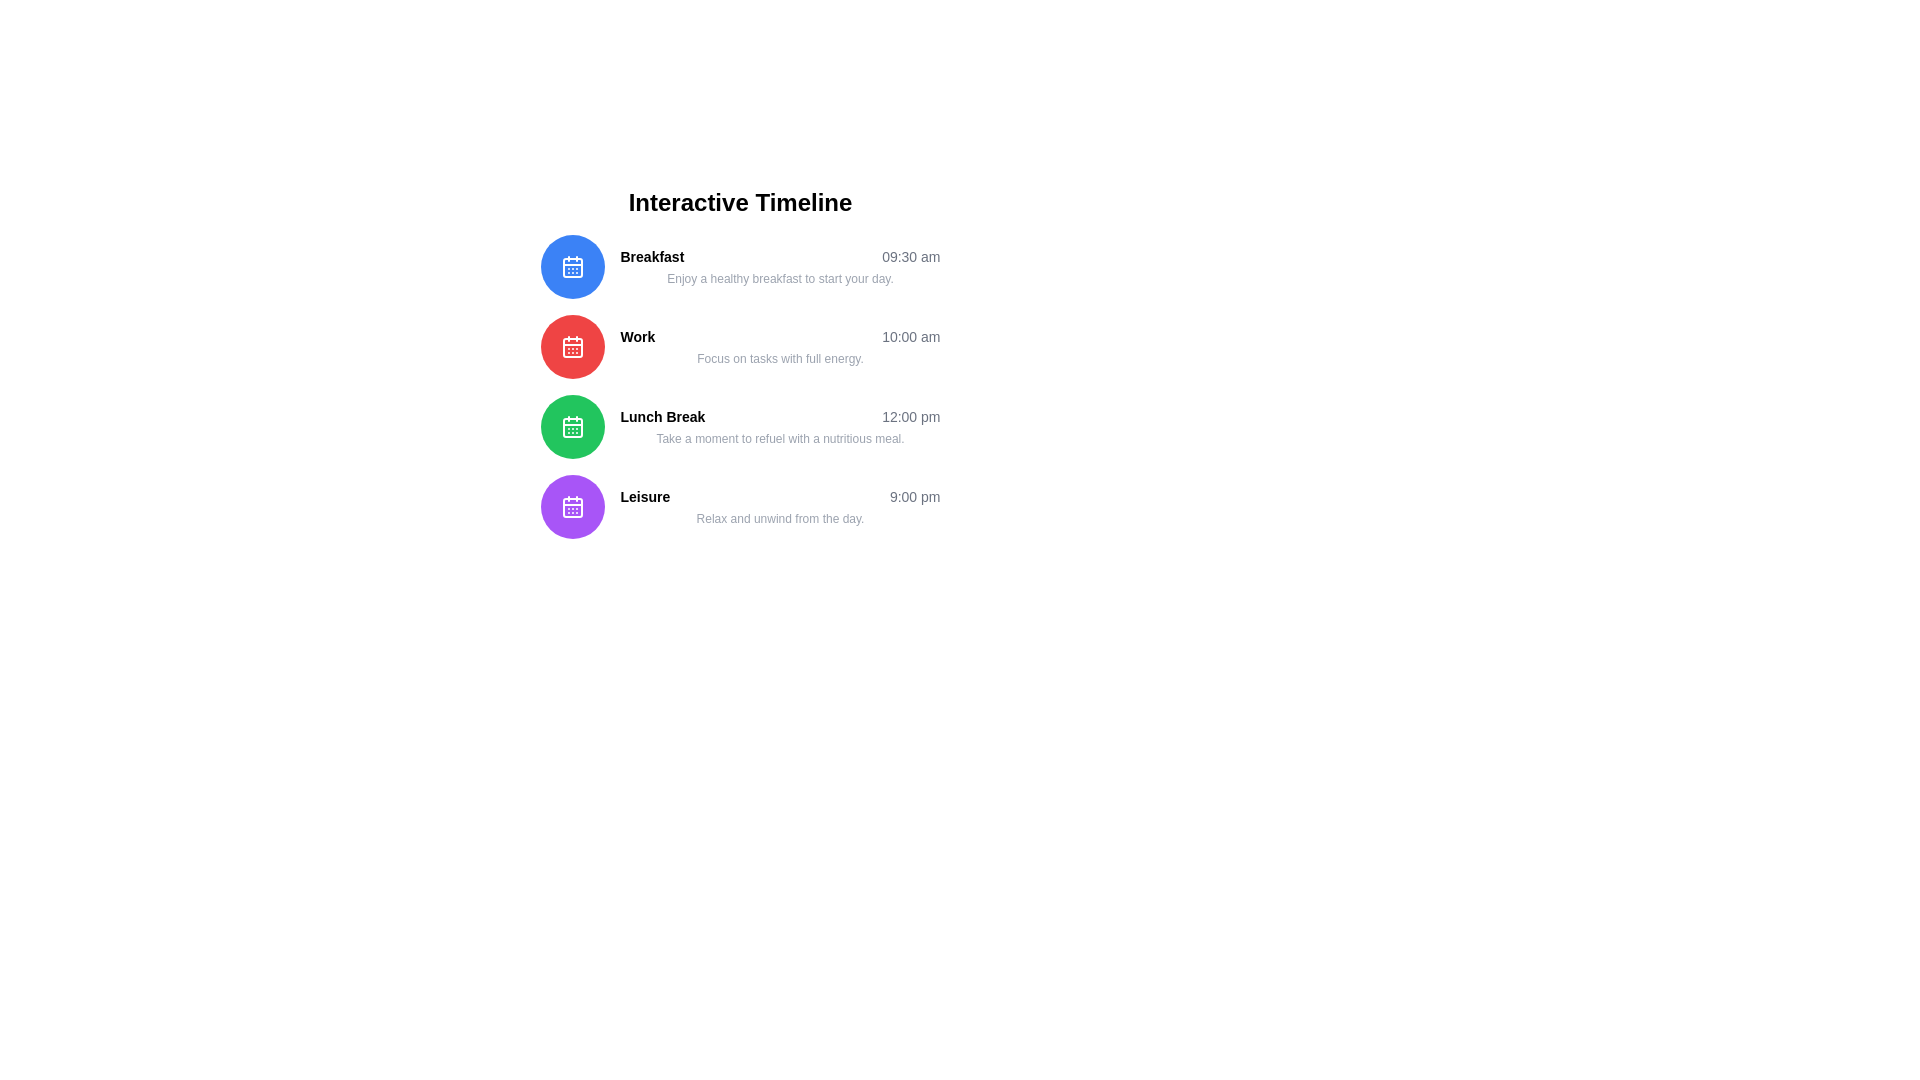  I want to click on the 'Leisure' timeline event, which is the fourth entry in the vertical timeline list, located at the bottom of the timeline, so click(739, 505).